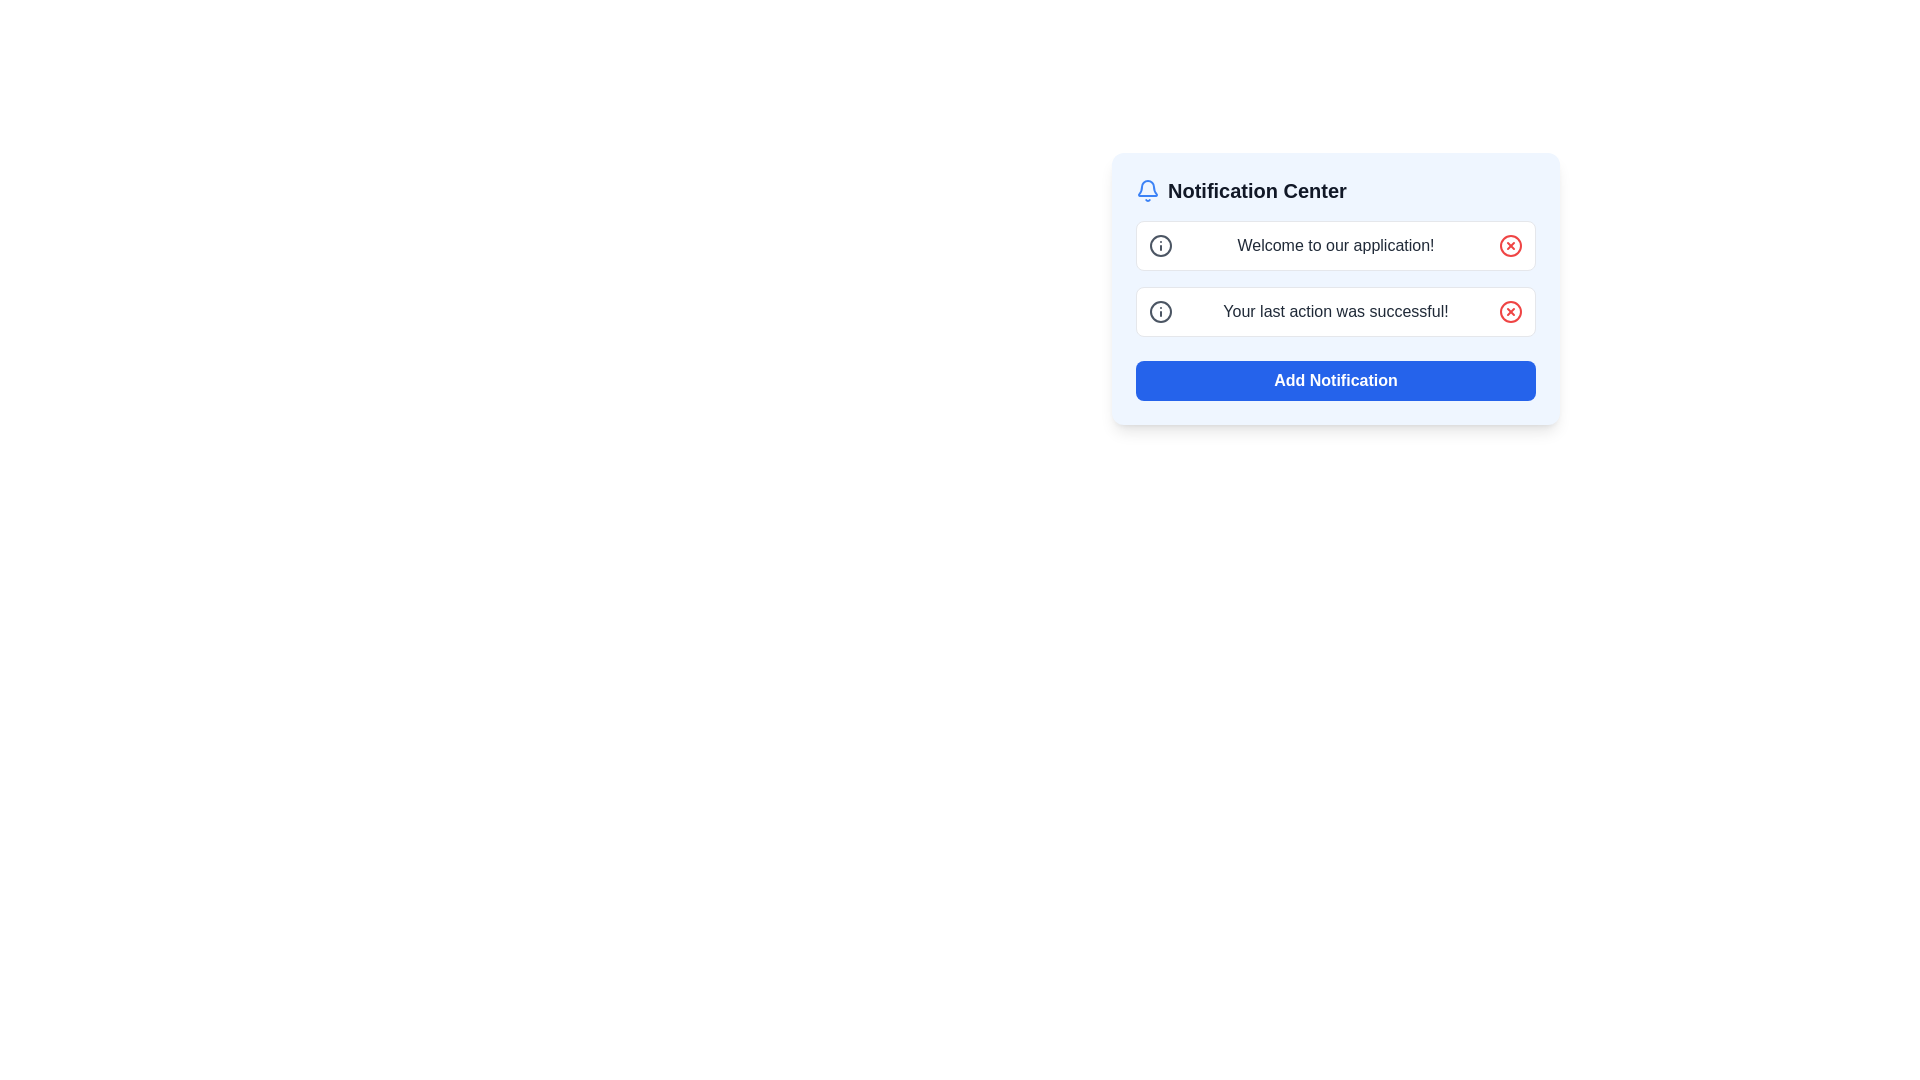 The width and height of the screenshot is (1920, 1080). I want to click on the outer circular component of the icon representing informational content, located at the top left of the 'Notification Center' card, so click(1161, 312).